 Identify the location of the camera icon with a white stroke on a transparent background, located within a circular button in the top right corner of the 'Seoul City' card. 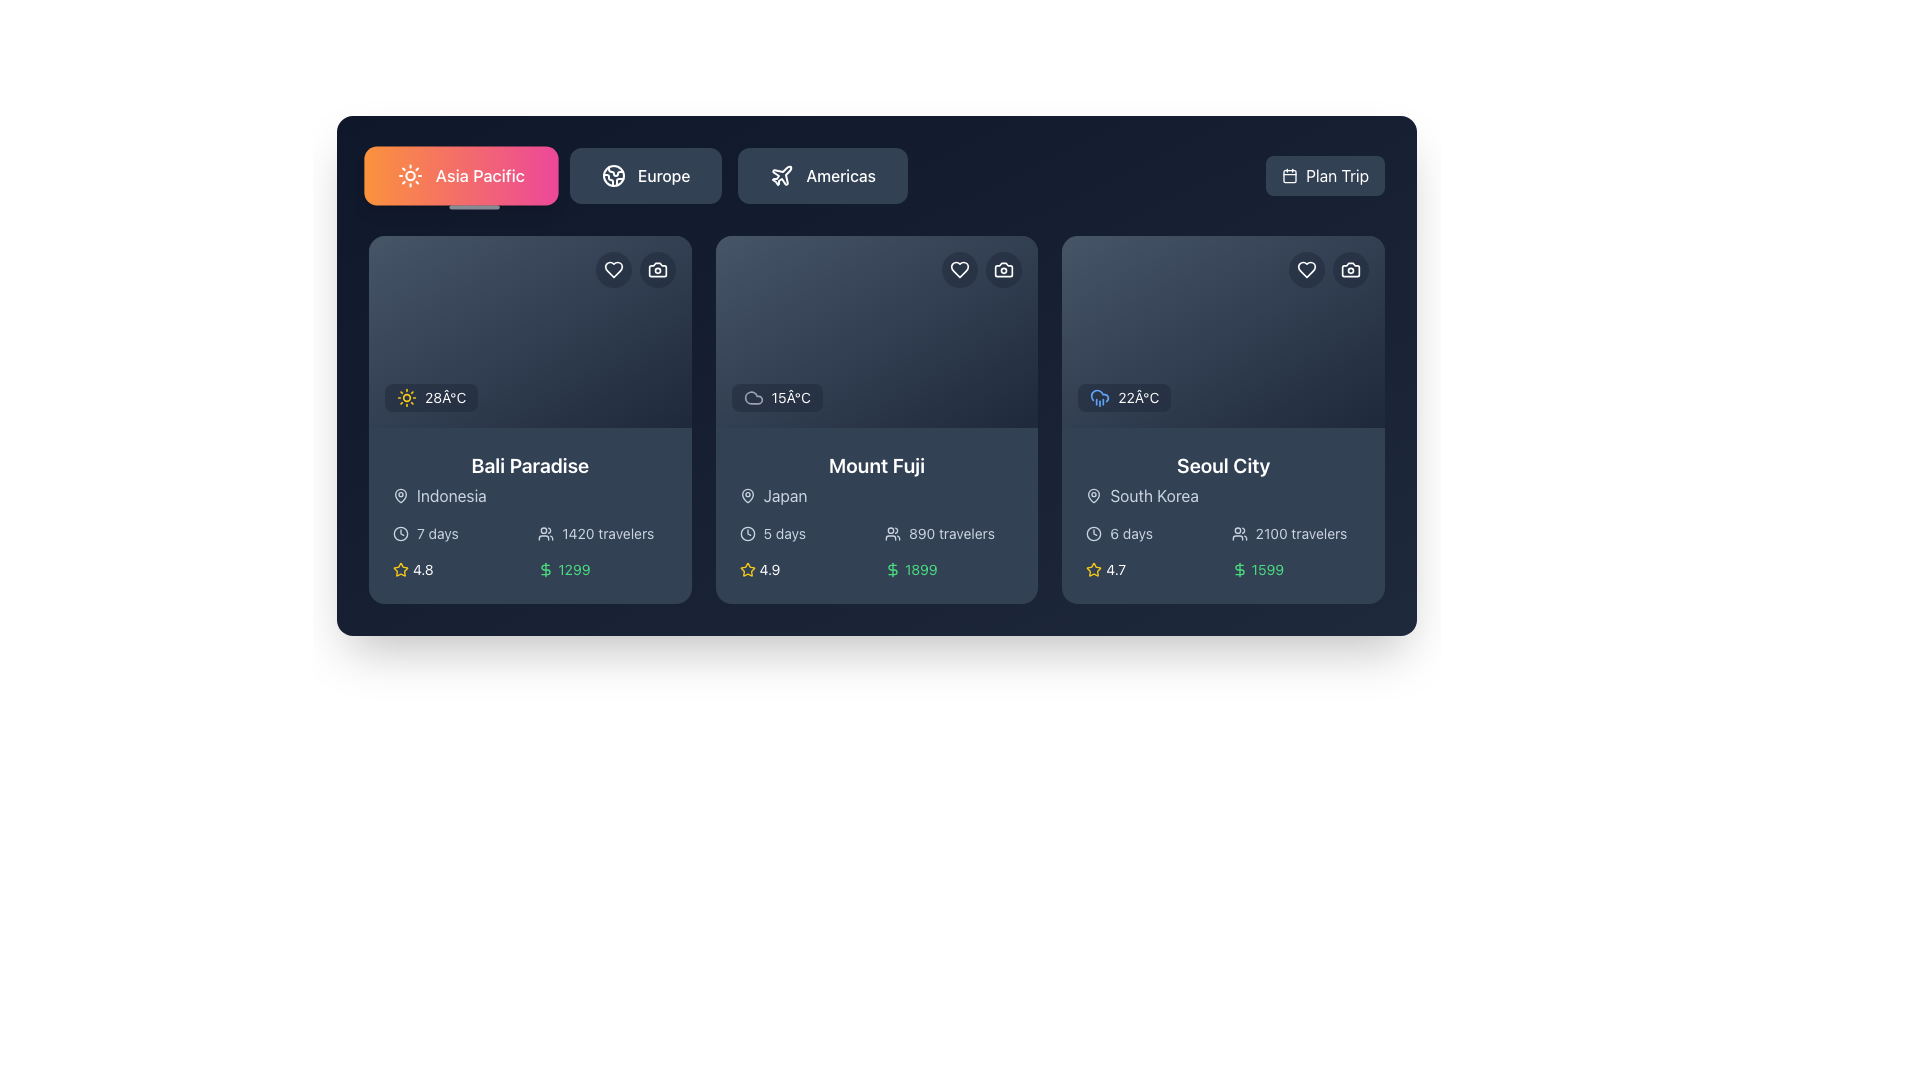
(1350, 270).